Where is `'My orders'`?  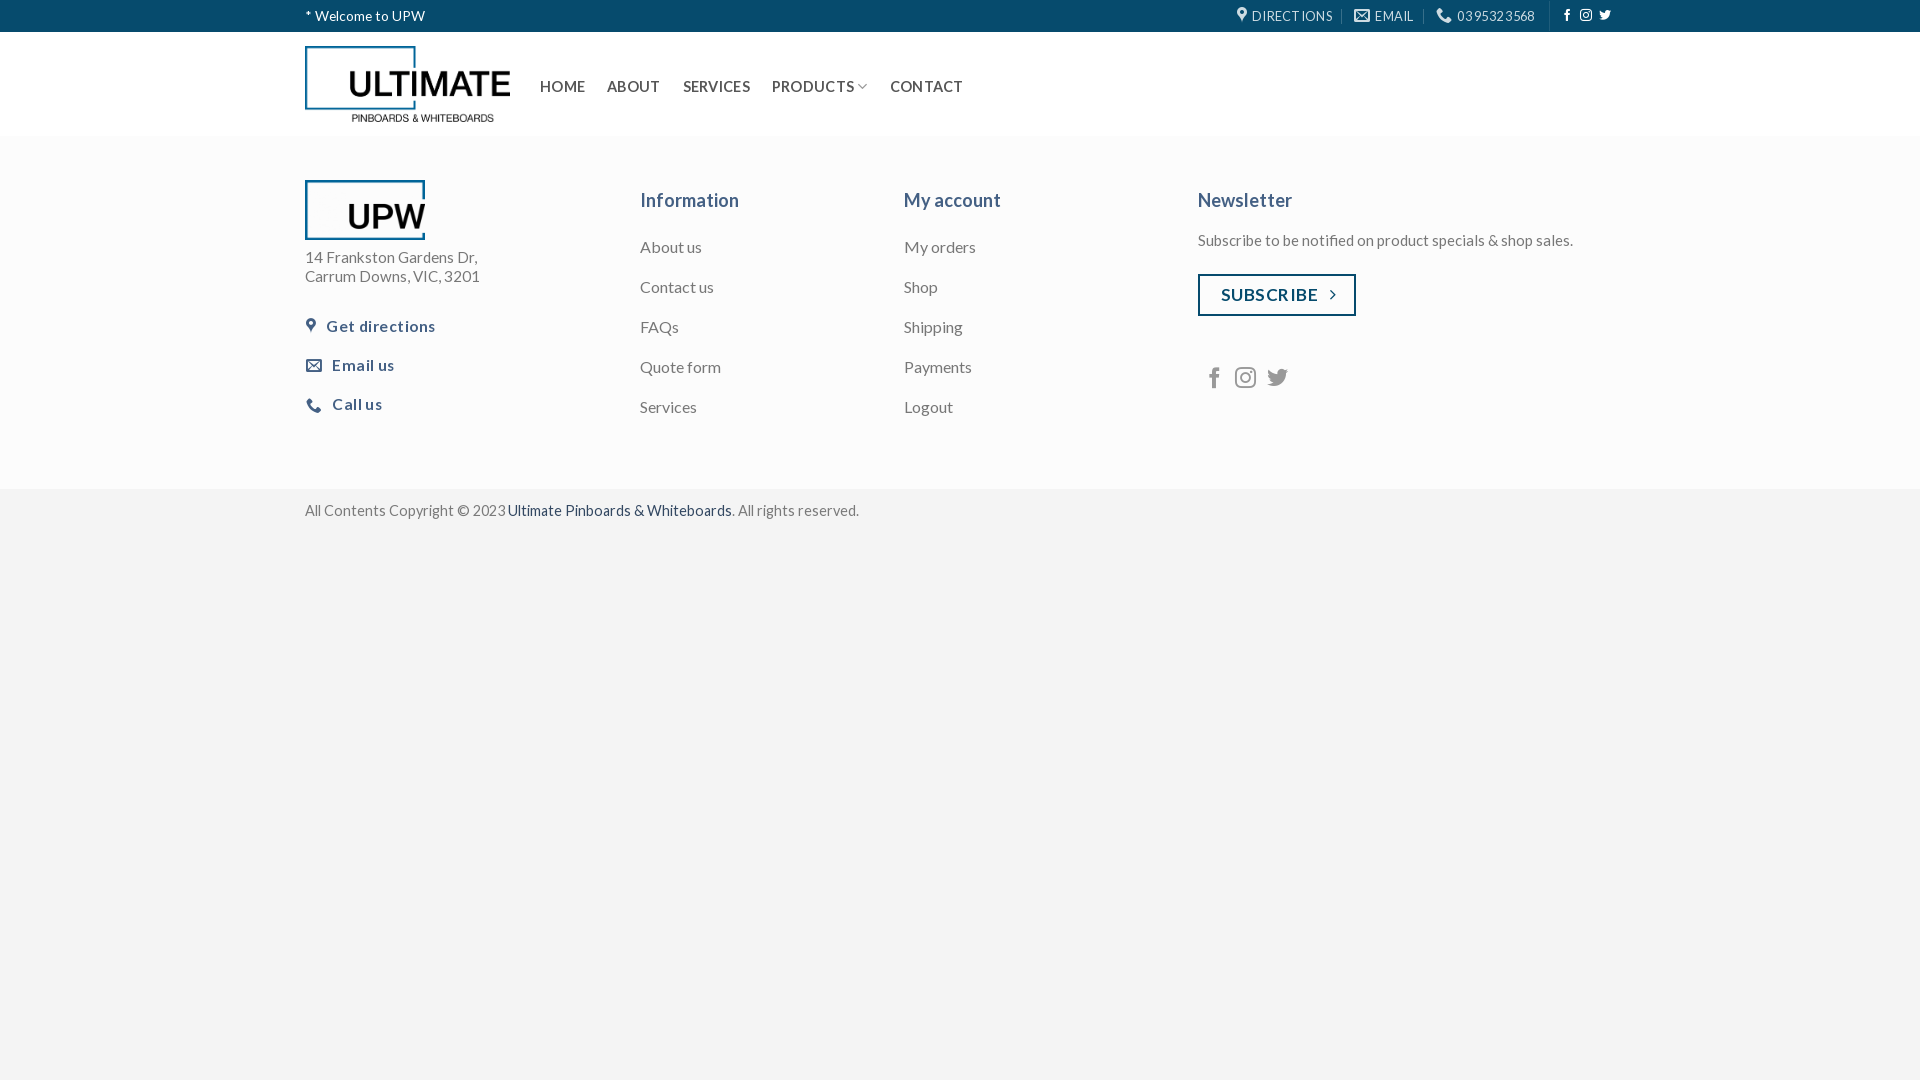
'My orders' is located at coordinates (902, 248).